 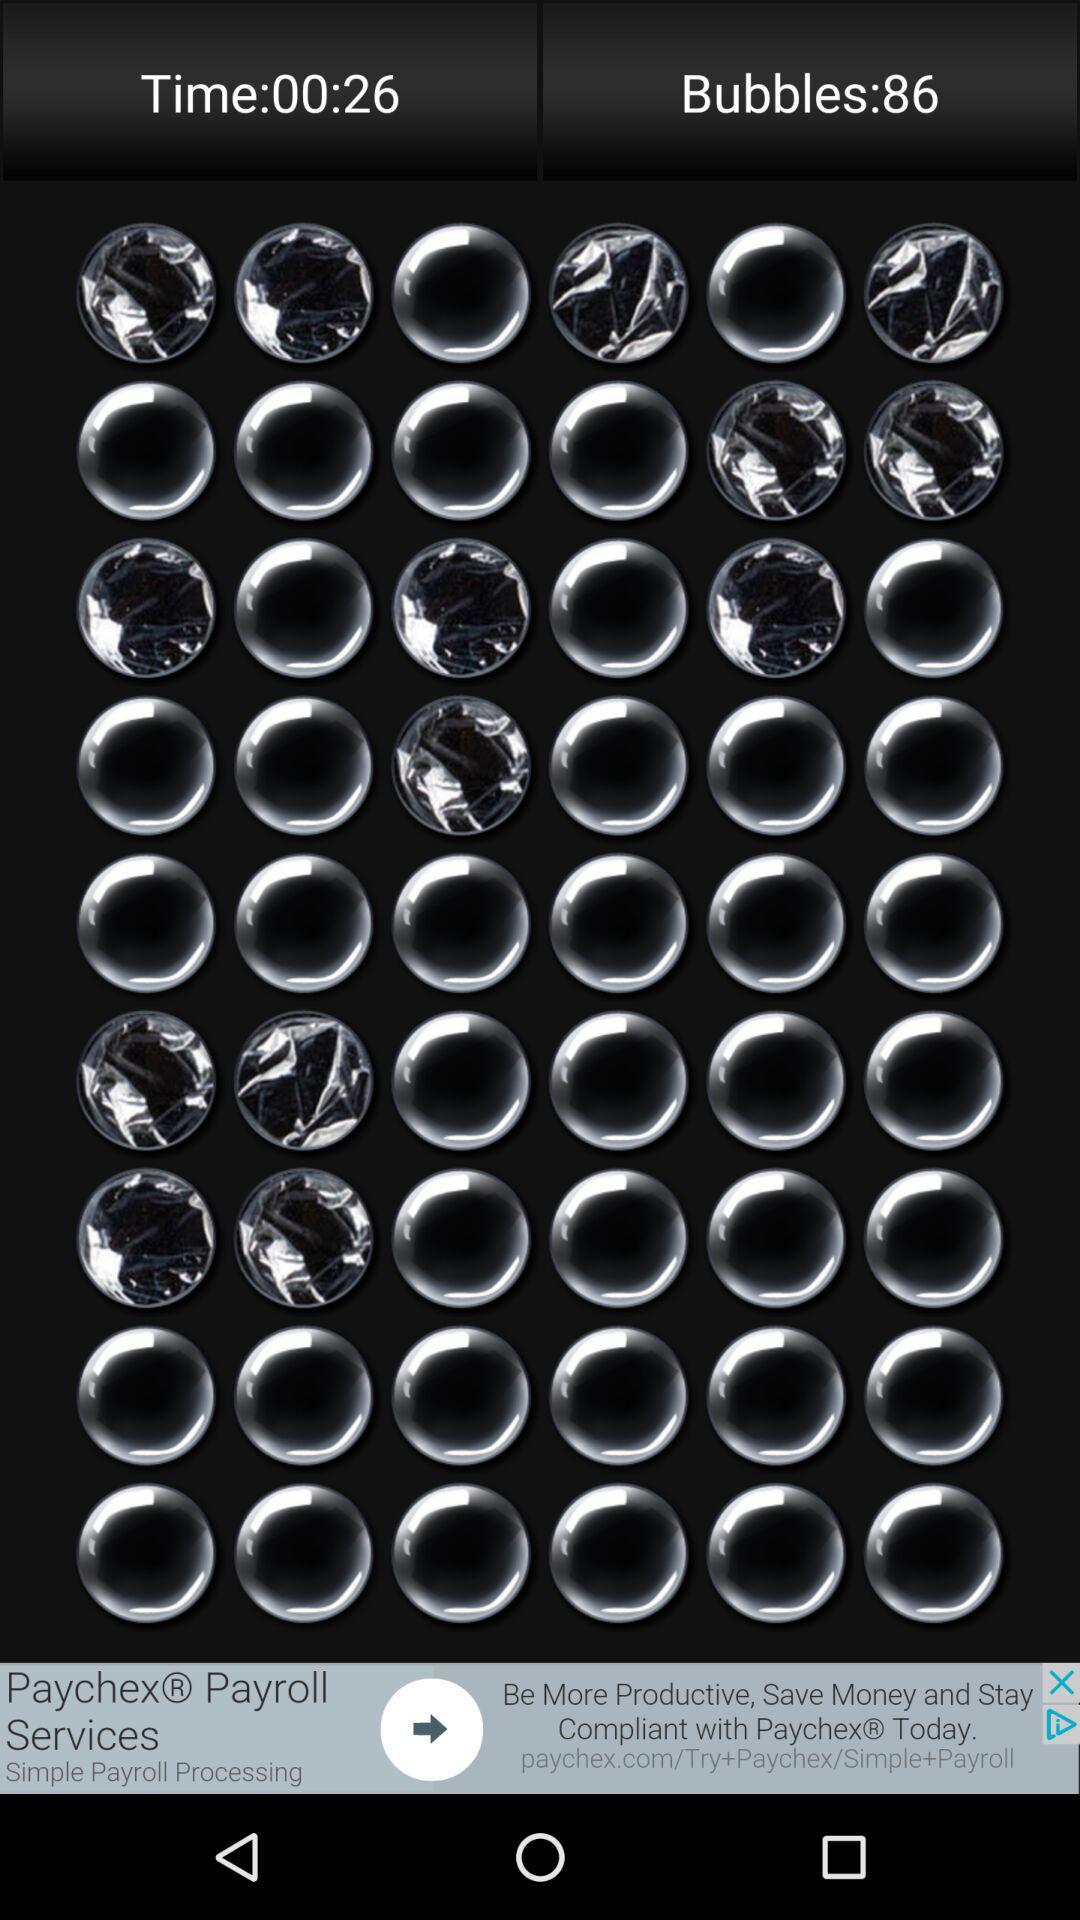 I want to click on something, so click(x=617, y=764).